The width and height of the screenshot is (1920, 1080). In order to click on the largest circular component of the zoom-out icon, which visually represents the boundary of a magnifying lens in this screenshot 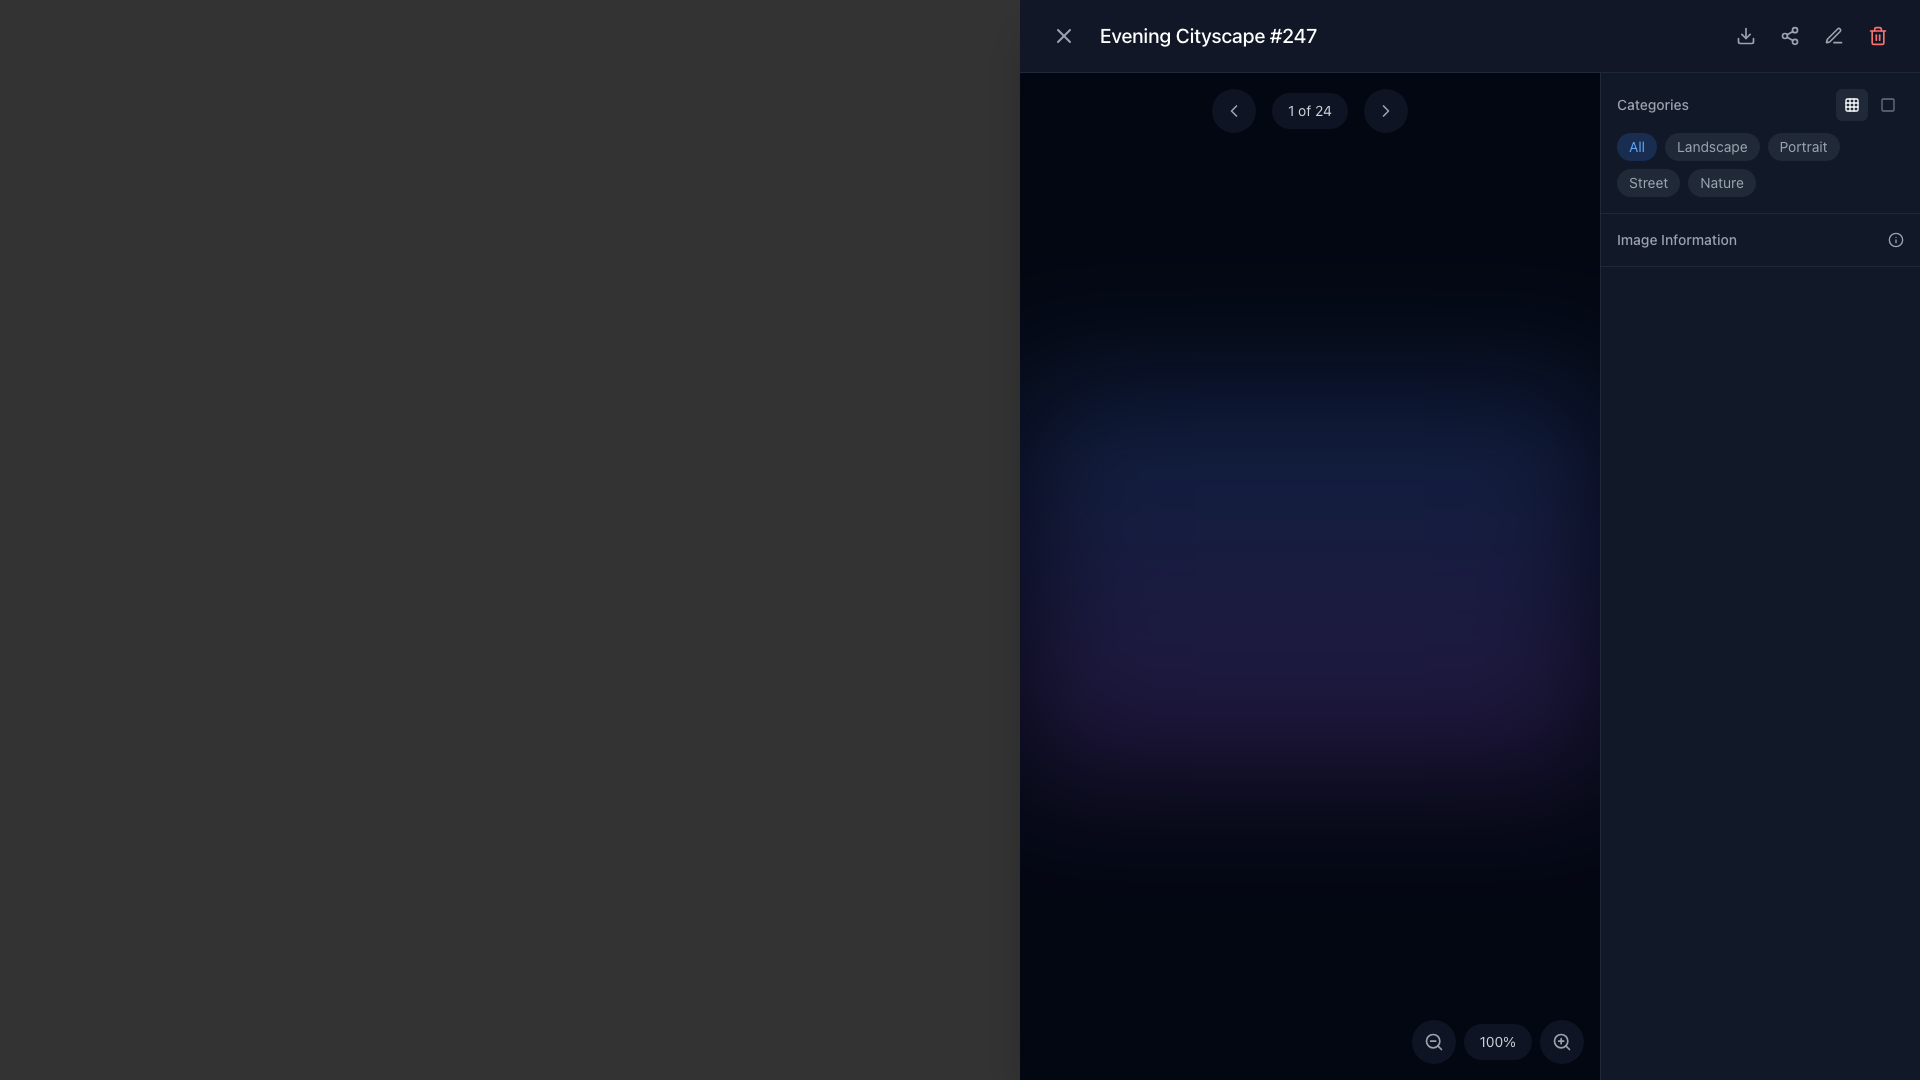, I will do `click(1431, 1040)`.